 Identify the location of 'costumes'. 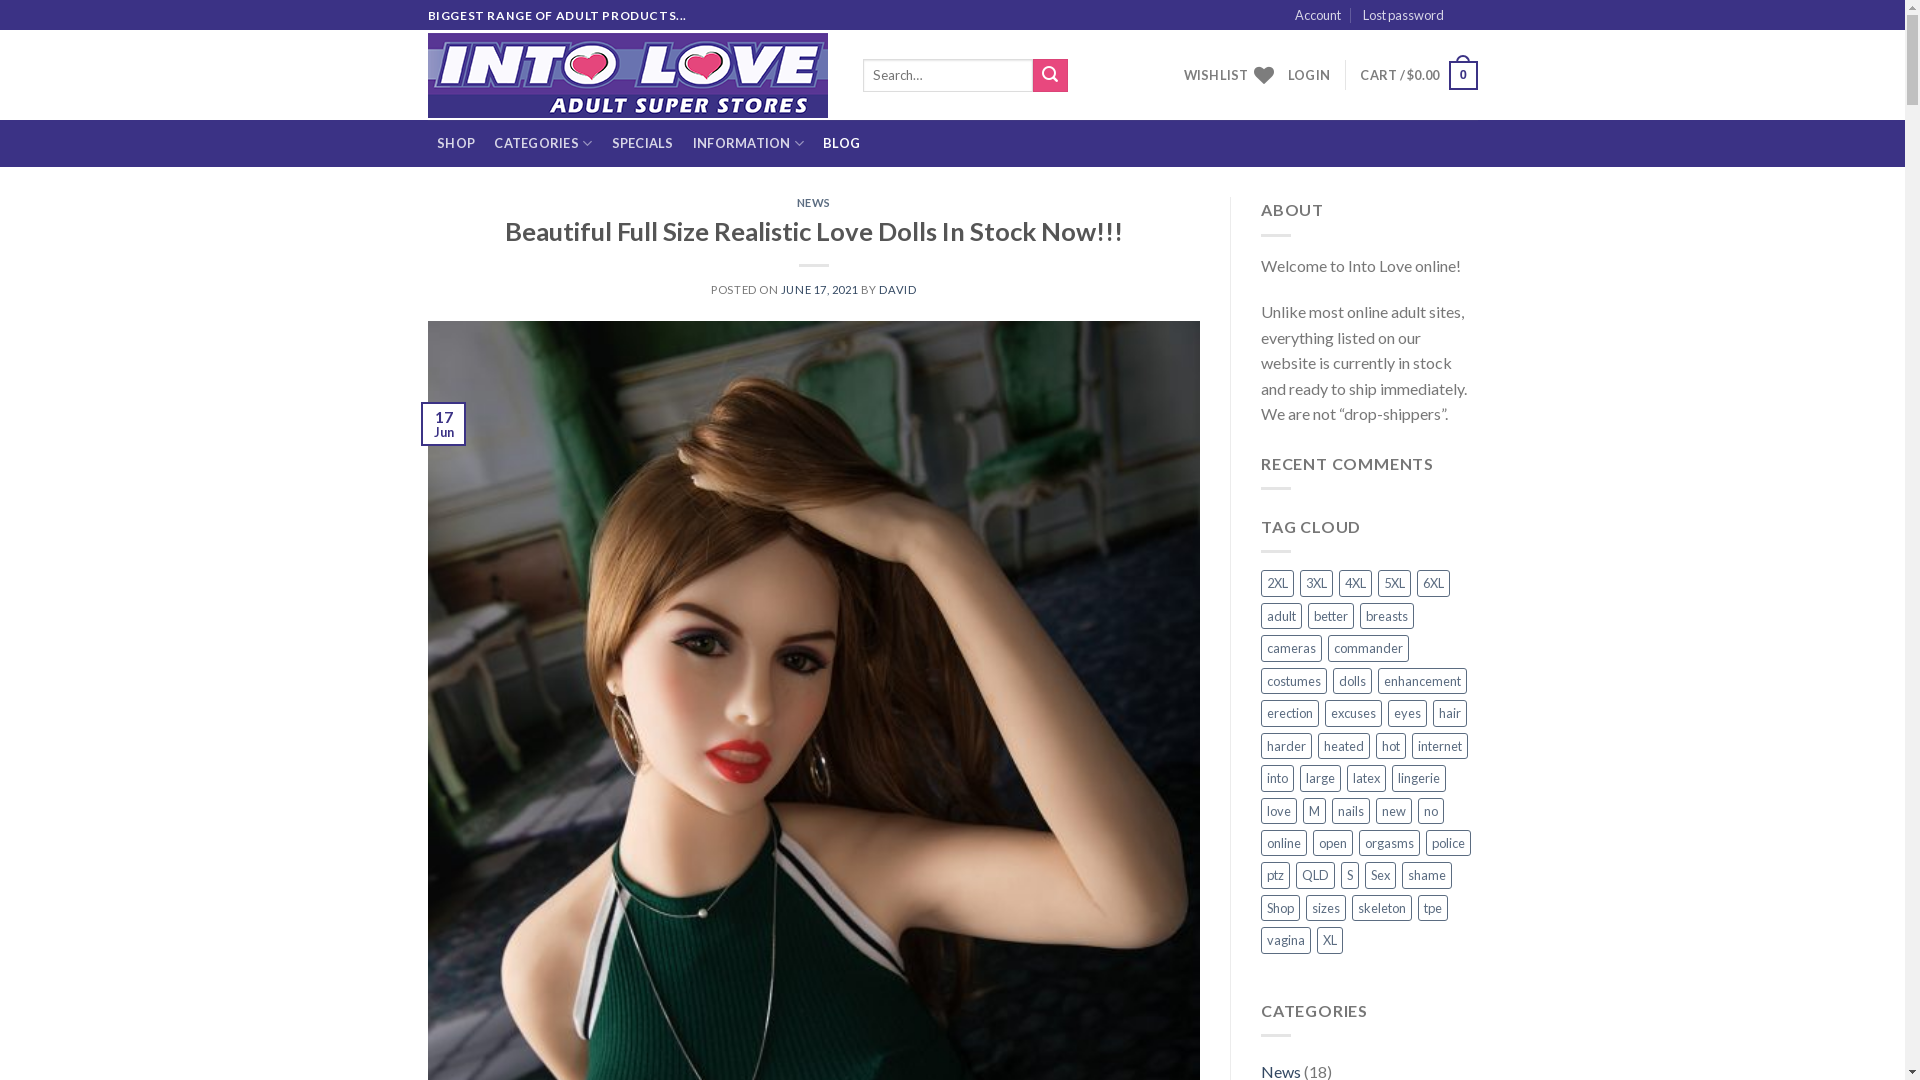
(1260, 680).